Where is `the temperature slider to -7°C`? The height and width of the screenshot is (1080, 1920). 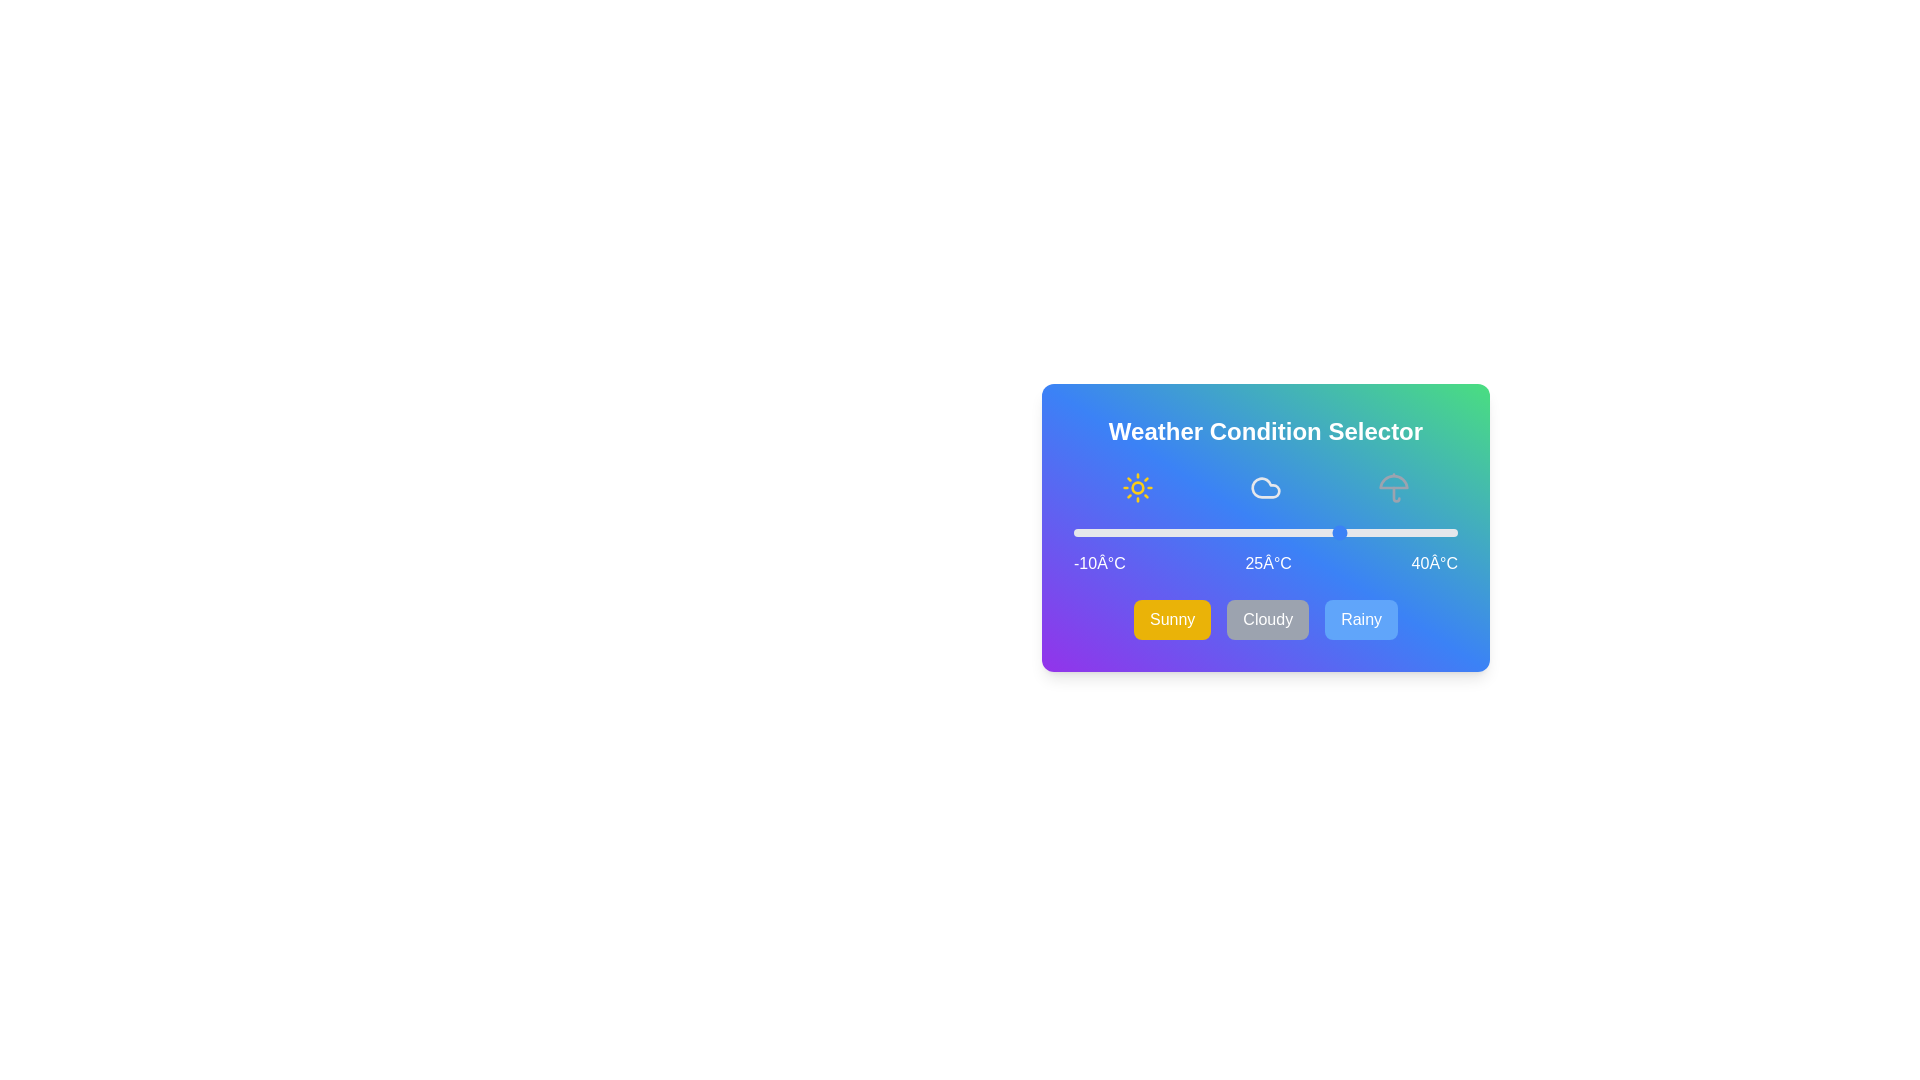
the temperature slider to -7°C is located at coordinates (1096, 531).